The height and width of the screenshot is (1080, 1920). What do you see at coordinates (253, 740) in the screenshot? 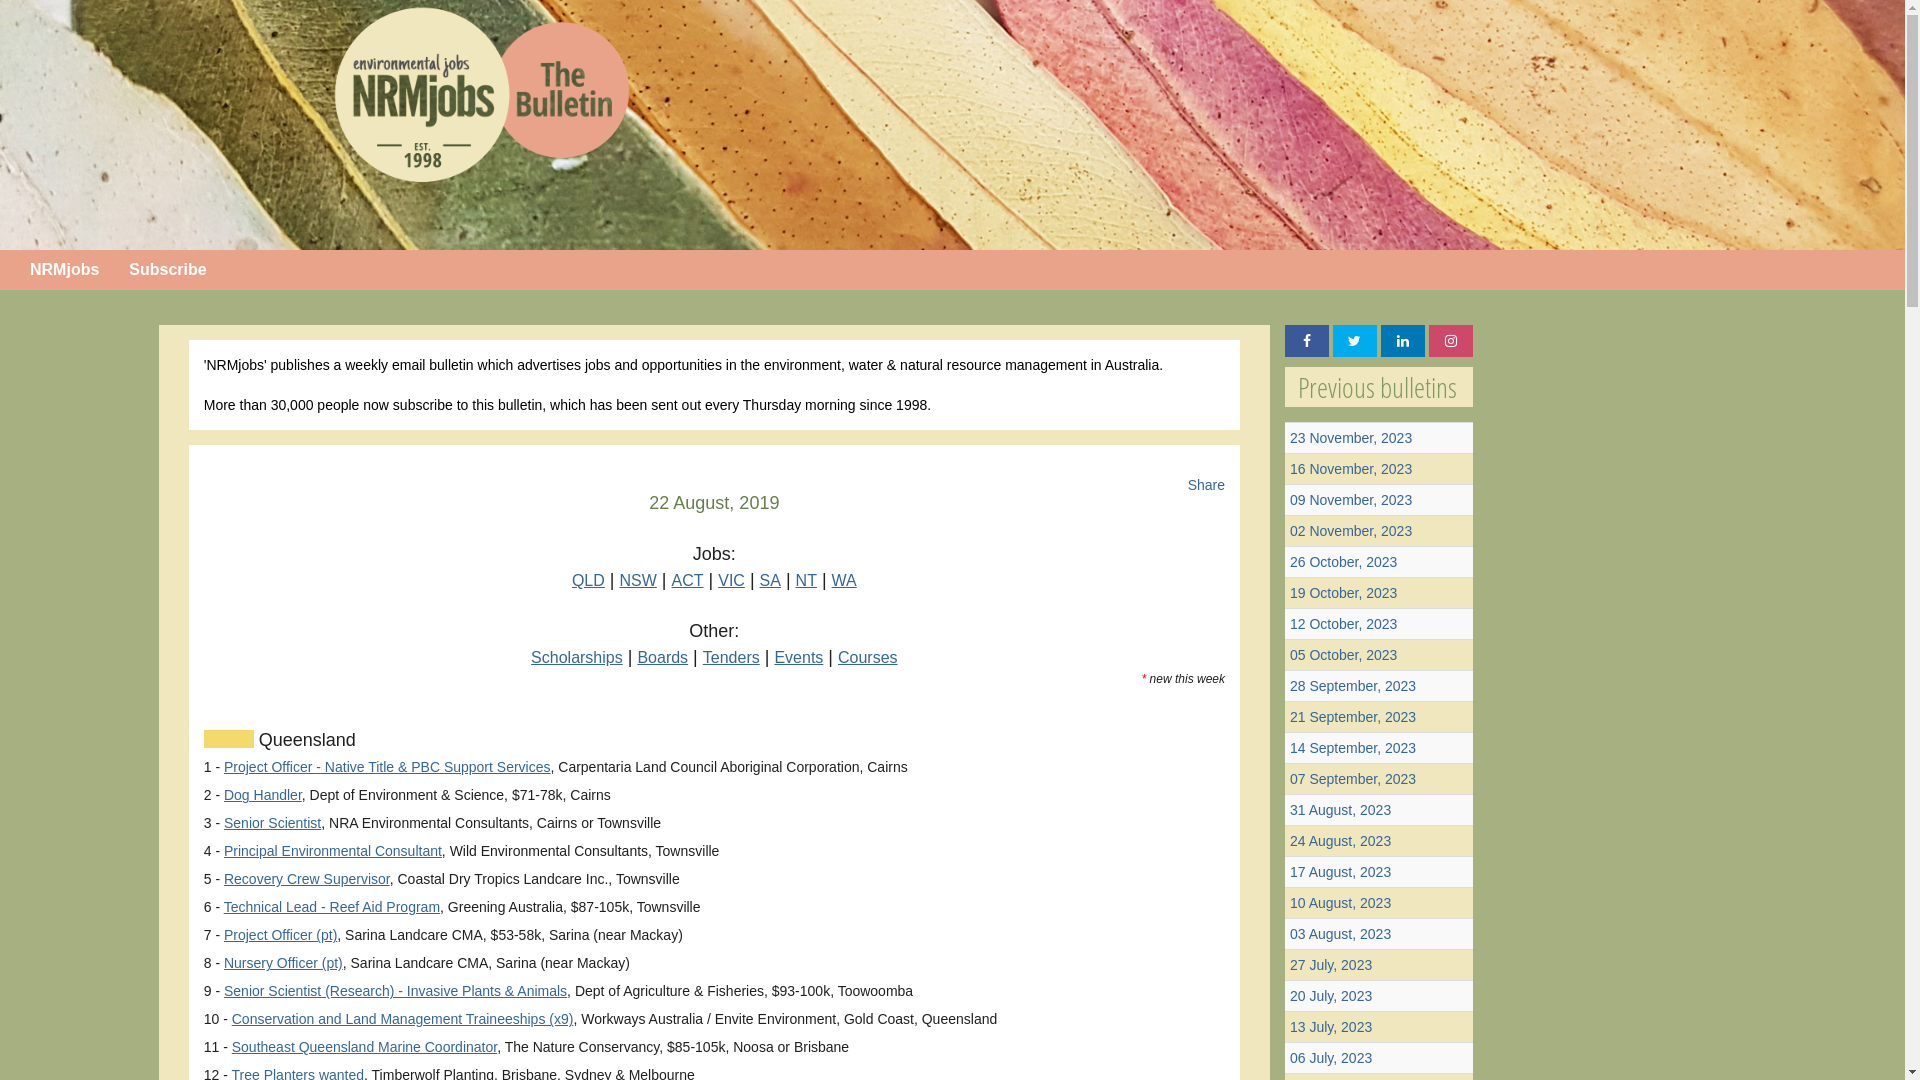
I see `'Queensland'` at bounding box center [253, 740].